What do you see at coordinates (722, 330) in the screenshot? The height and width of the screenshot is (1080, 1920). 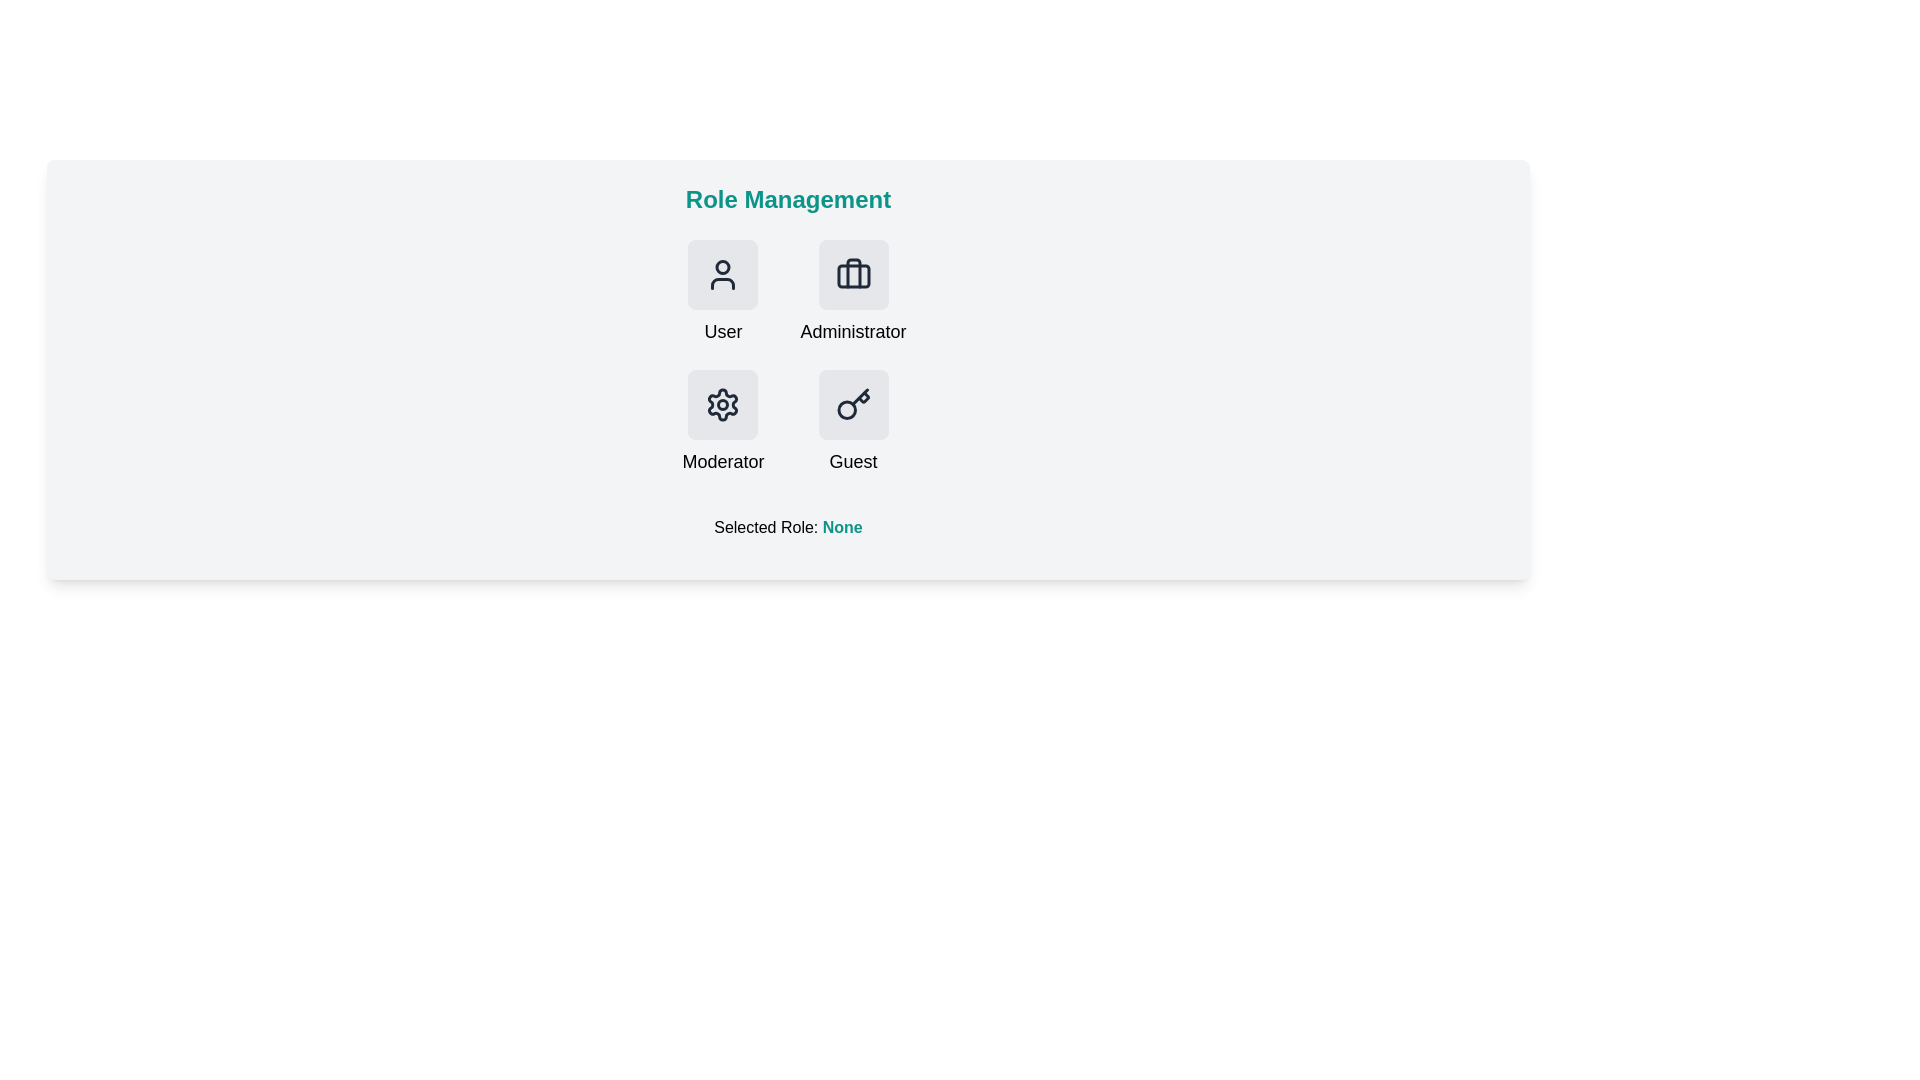 I see `the text label that describes the associated user role` at bounding box center [722, 330].